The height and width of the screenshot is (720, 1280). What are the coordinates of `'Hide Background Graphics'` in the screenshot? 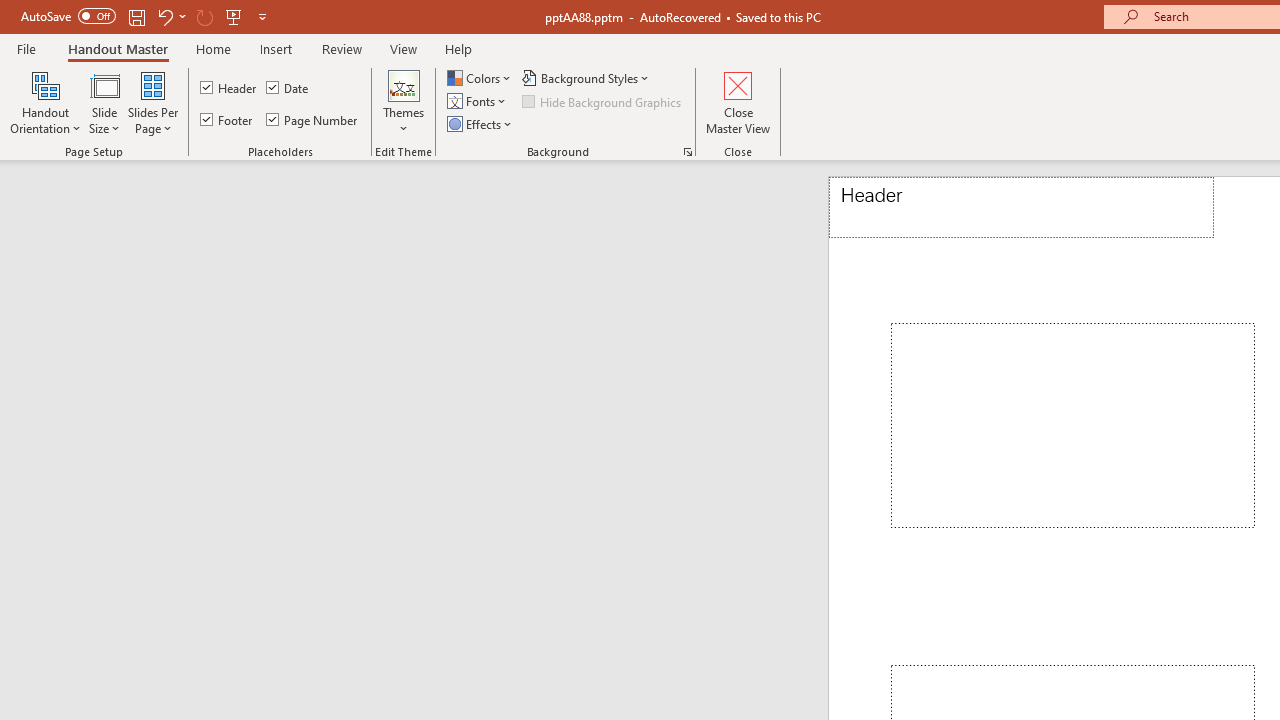 It's located at (602, 101).